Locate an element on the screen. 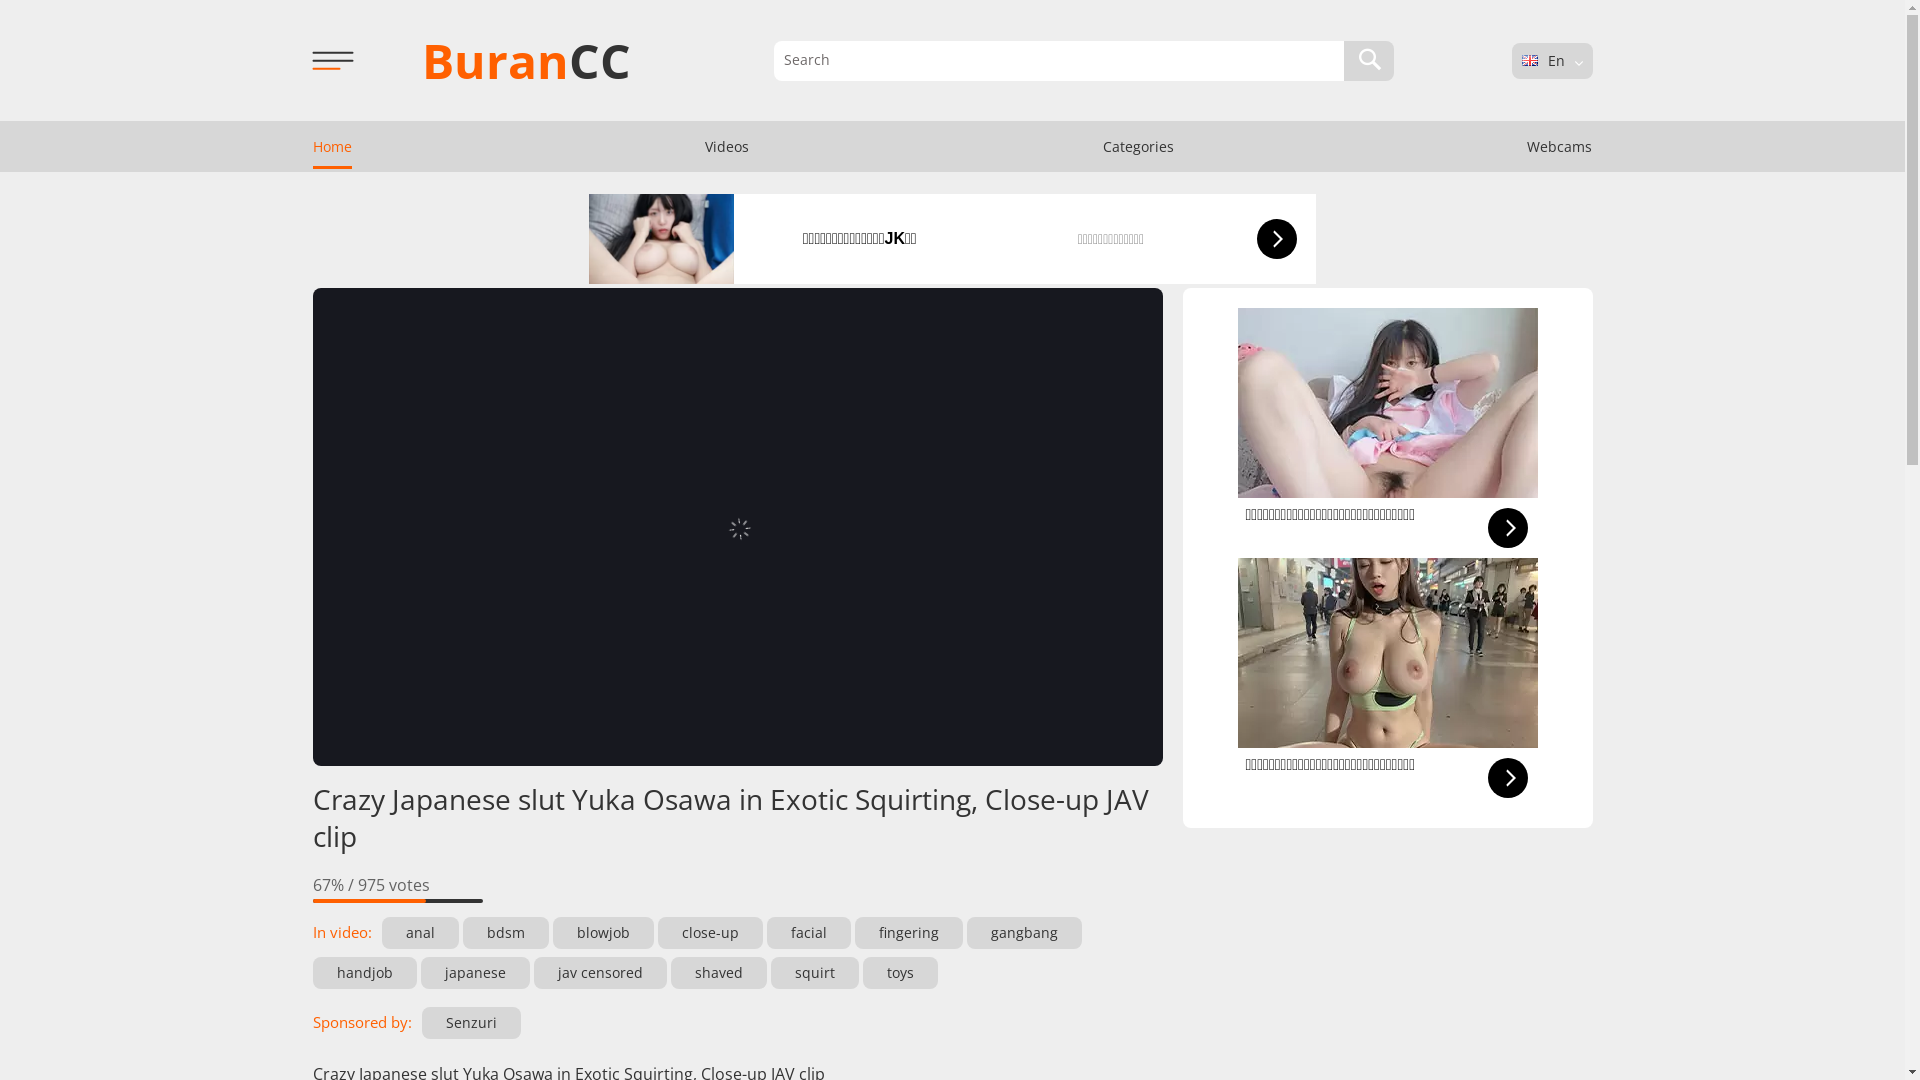 The image size is (1920, 1080). 'toys' is located at coordinates (862, 971).